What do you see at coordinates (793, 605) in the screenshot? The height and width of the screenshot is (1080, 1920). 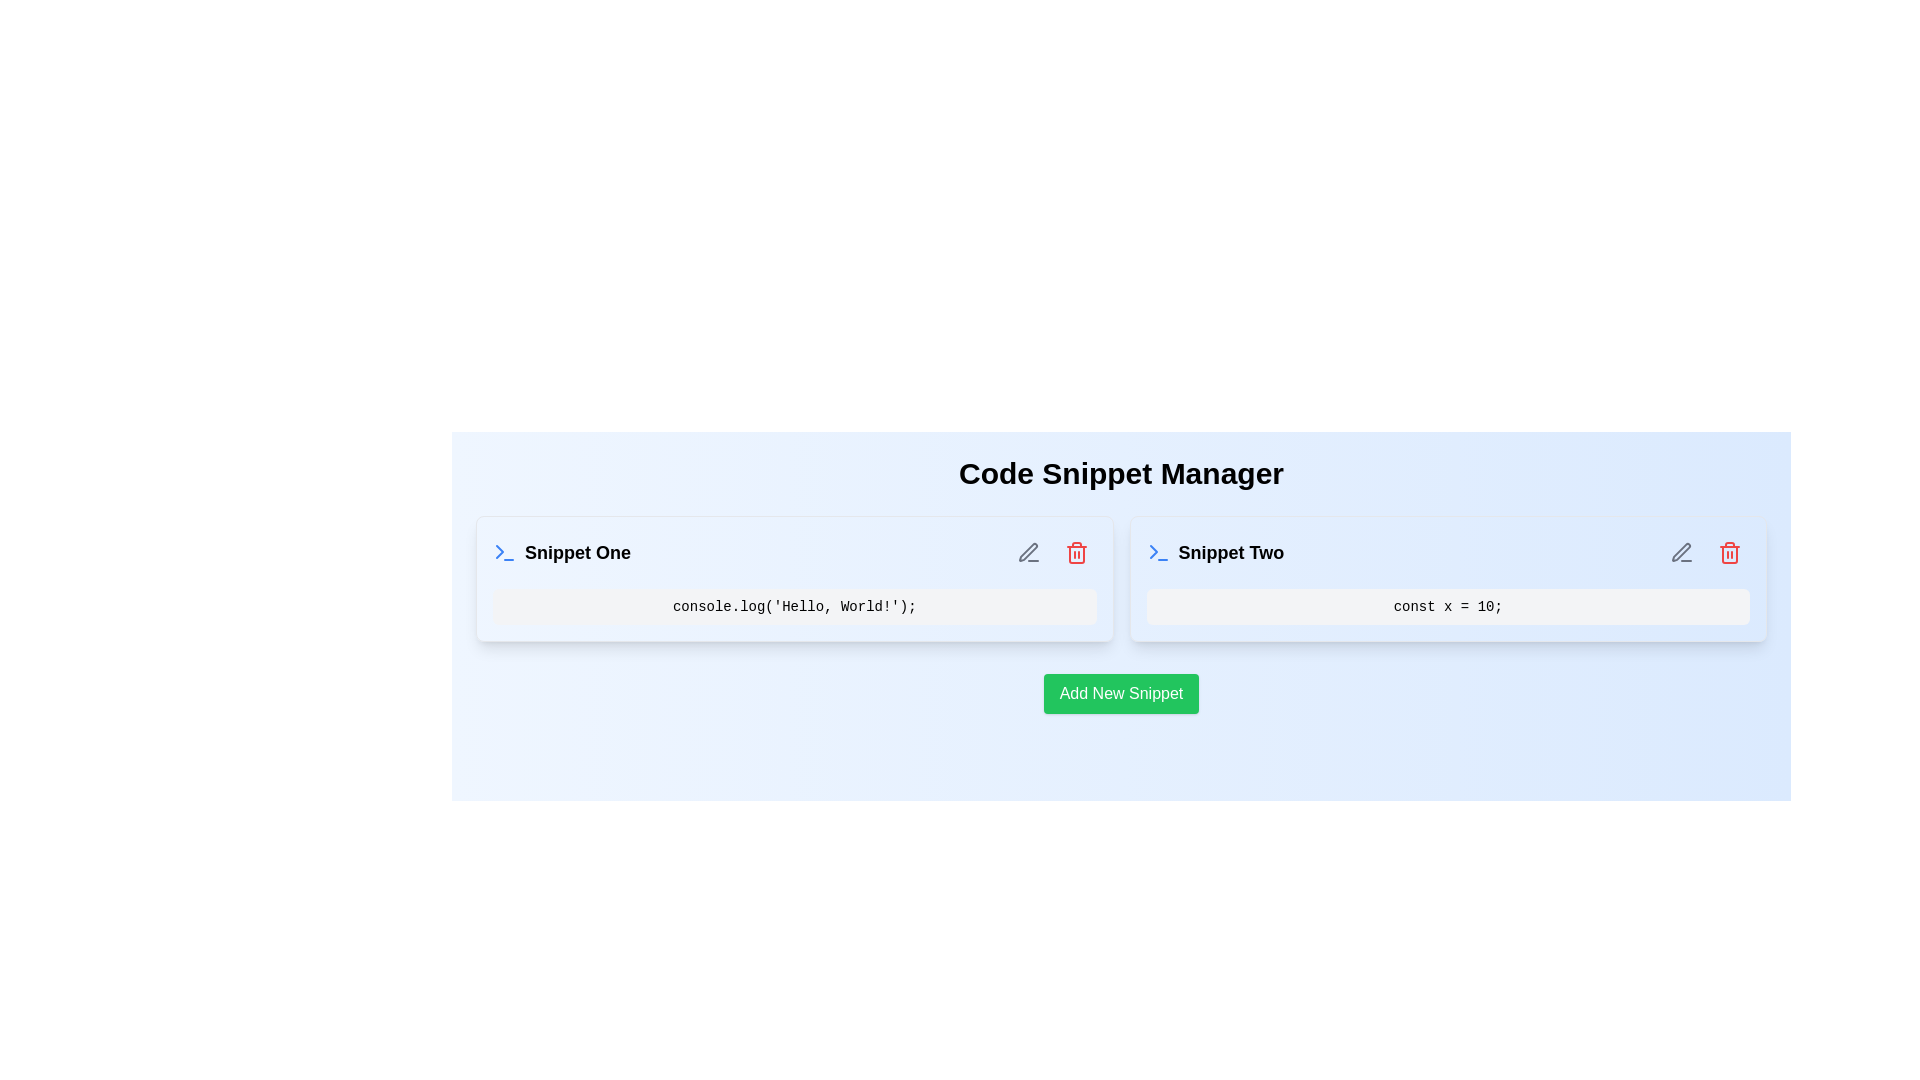 I see `the styled text display field containing the text 'console.log('Hello, World!');'` at bounding box center [793, 605].